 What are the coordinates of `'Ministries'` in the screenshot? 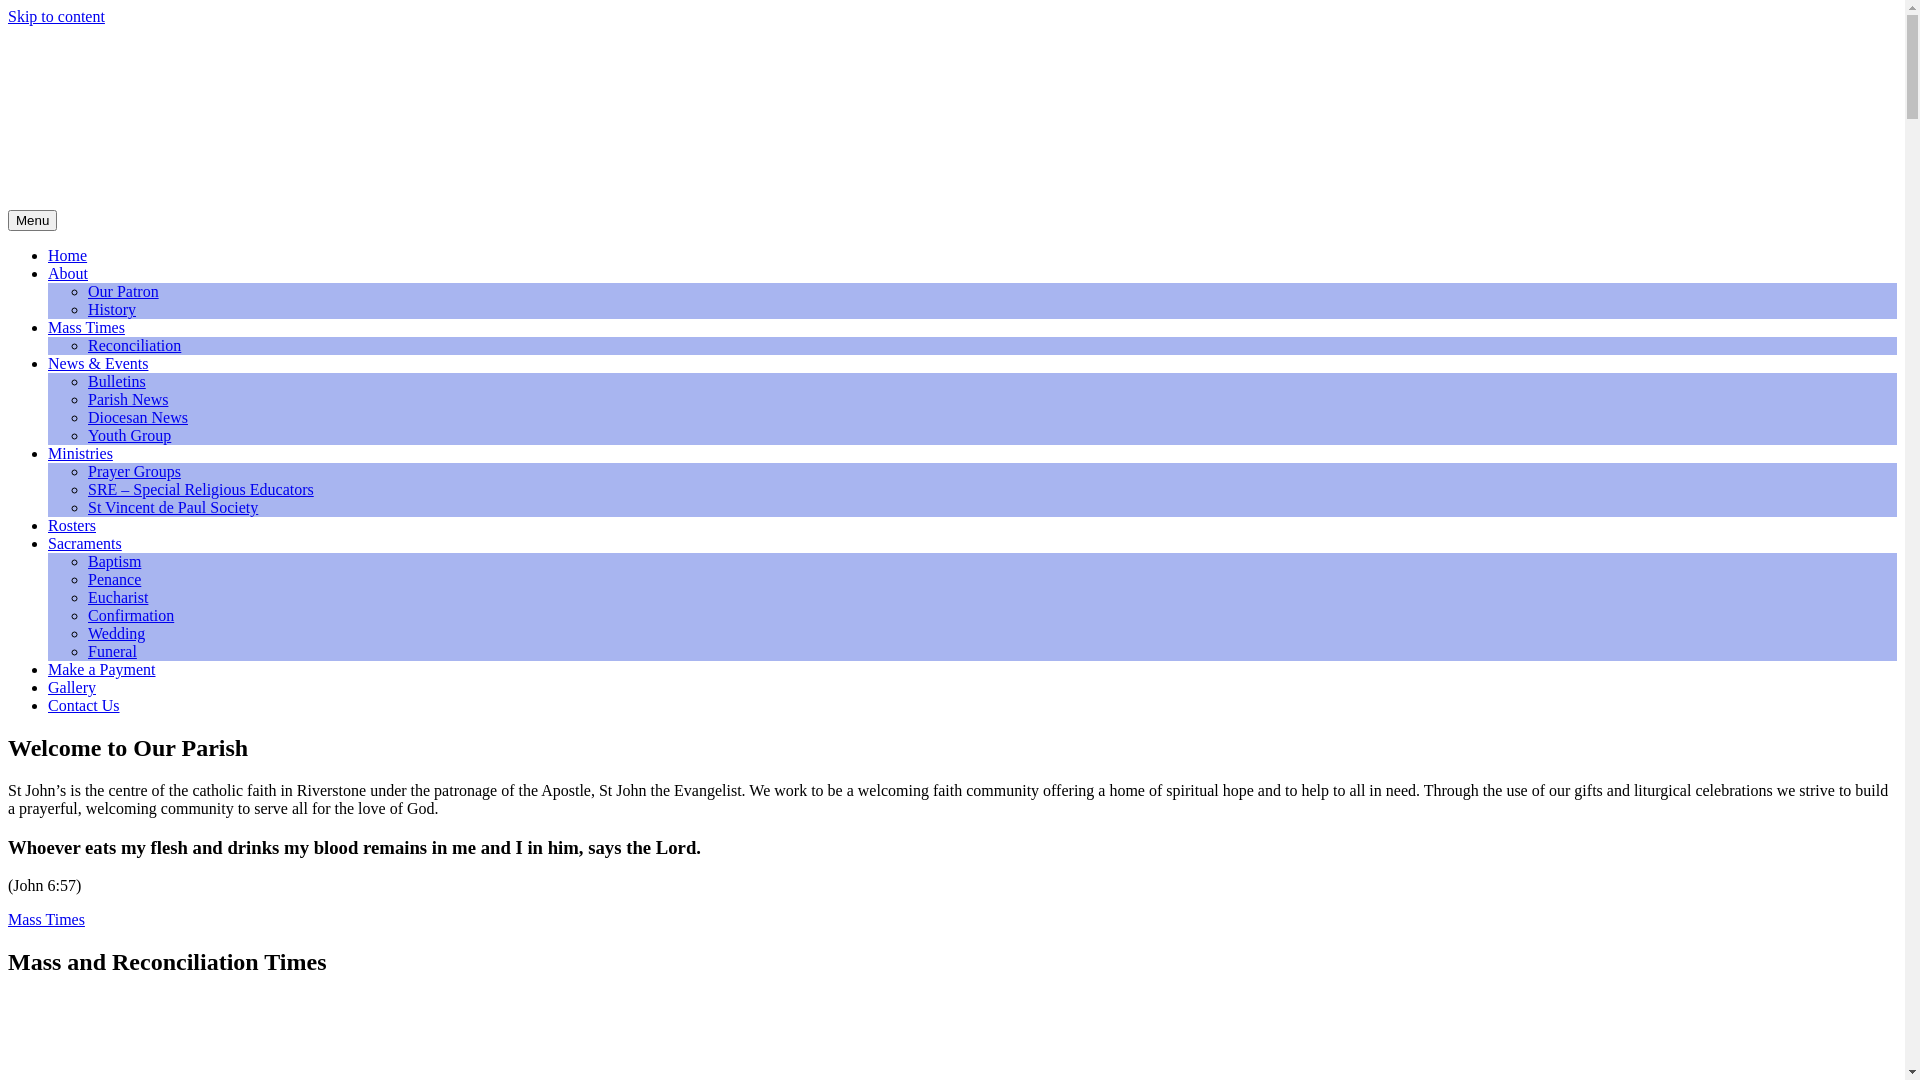 It's located at (80, 453).